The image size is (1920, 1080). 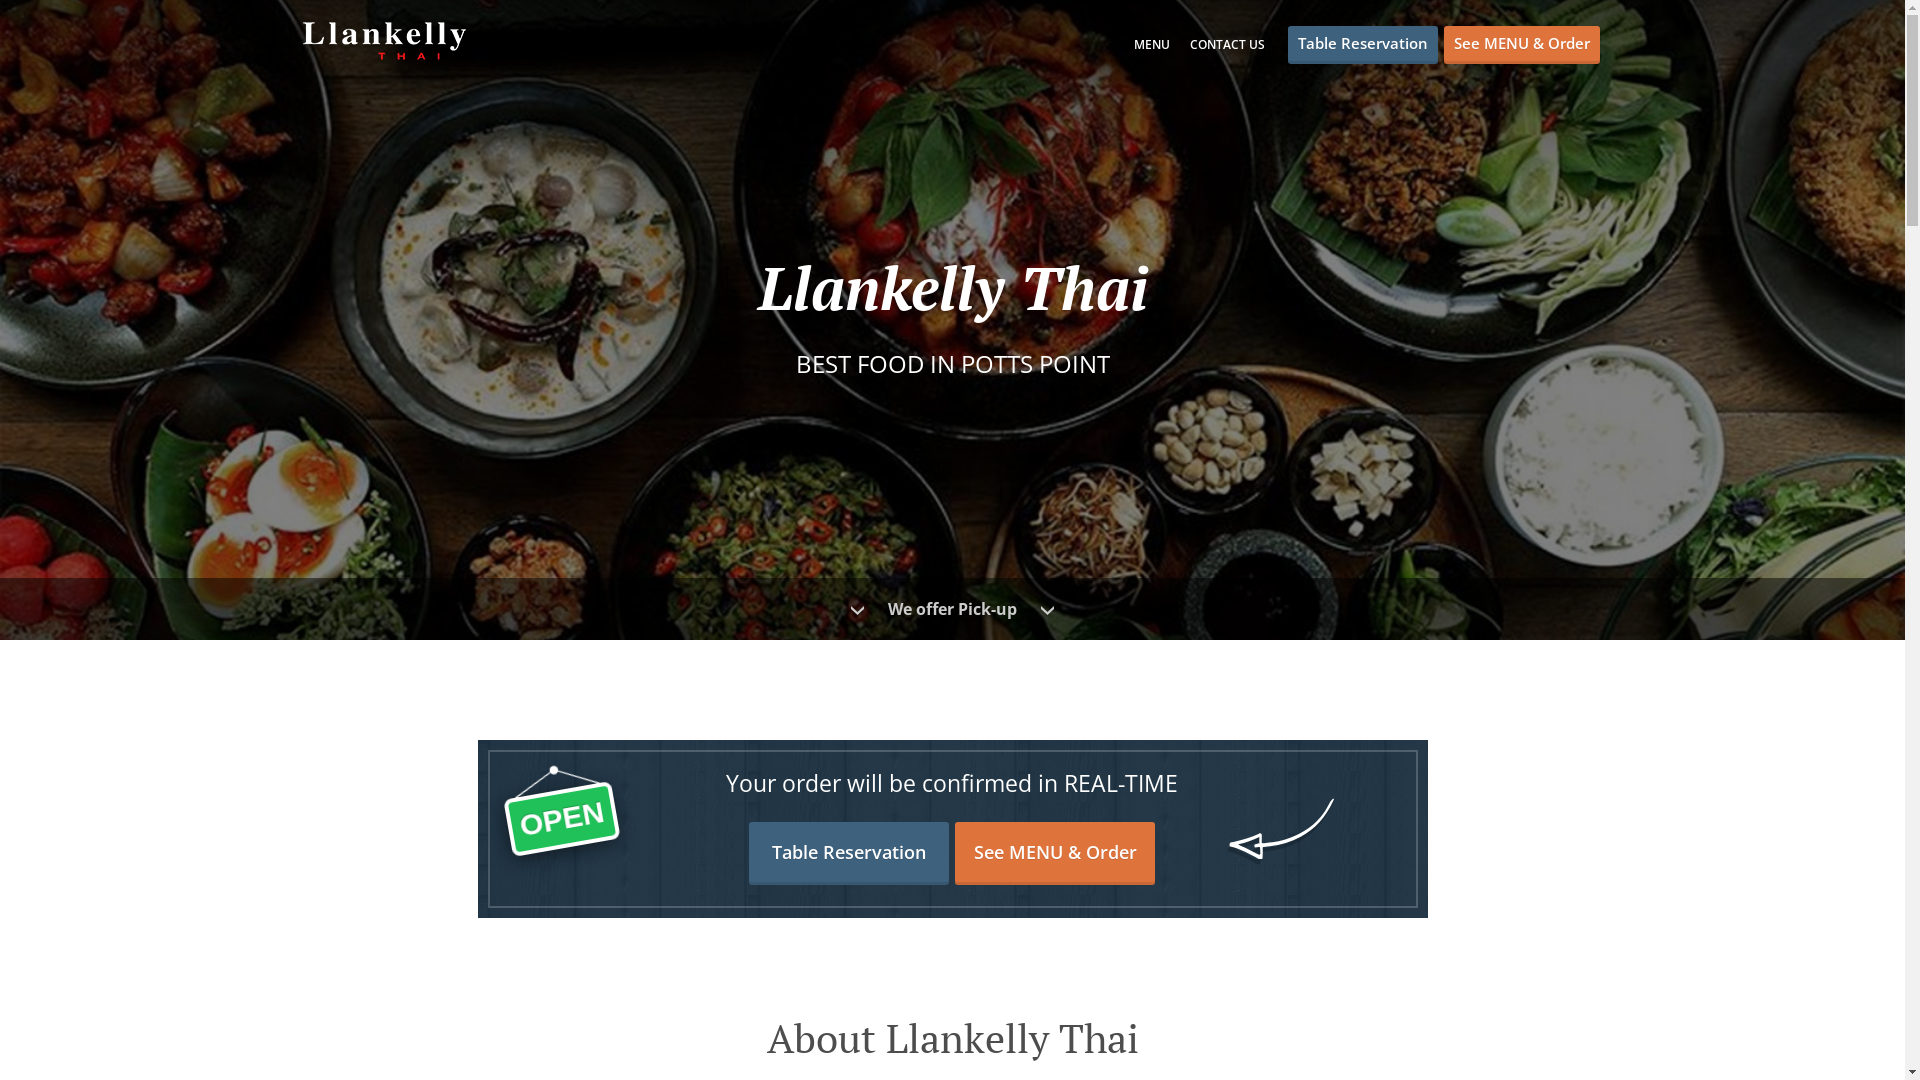 What do you see at coordinates (1152, 44) in the screenshot?
I see `'MENU'` at bounding box center [1152, 44].